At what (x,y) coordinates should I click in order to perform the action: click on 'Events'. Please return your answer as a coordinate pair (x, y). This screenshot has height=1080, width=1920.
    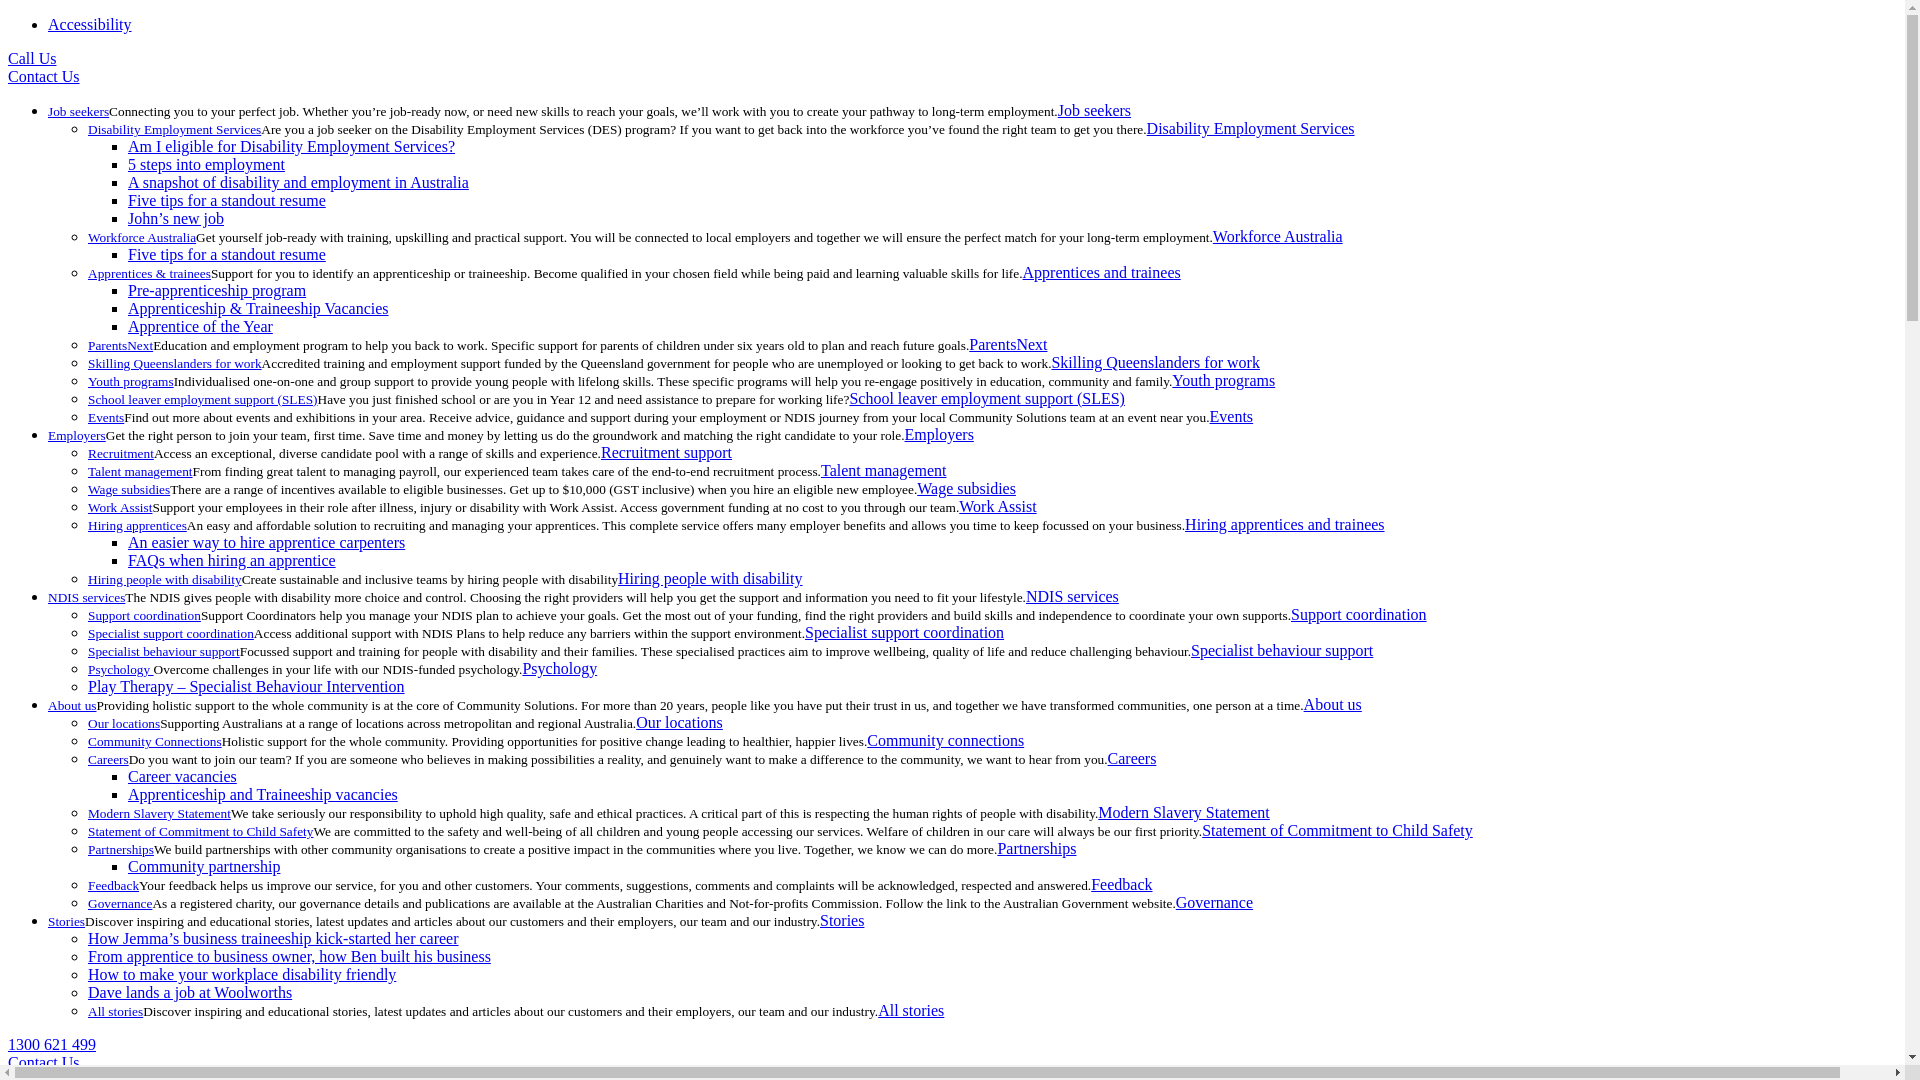
    Looking at the image, I should click on (1231, 415).